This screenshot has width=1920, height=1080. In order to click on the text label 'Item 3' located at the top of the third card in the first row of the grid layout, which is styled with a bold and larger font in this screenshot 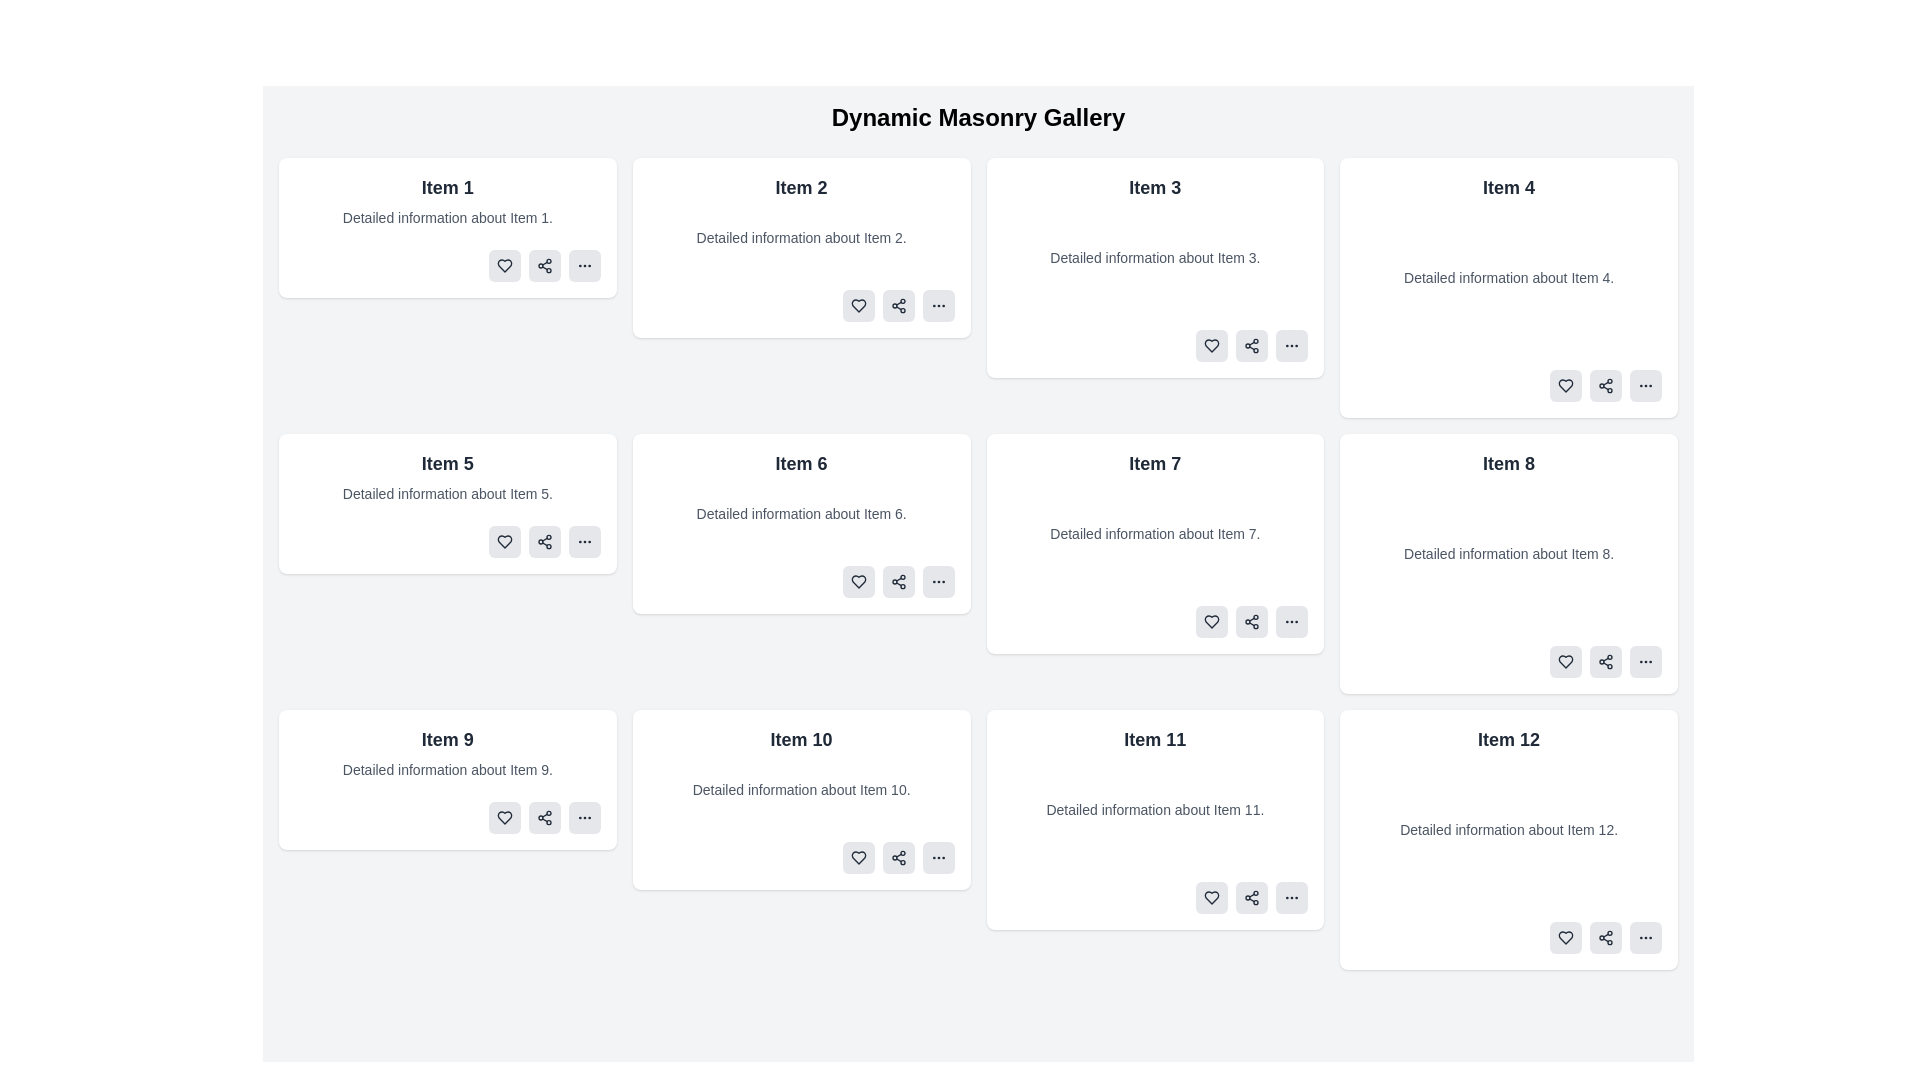, I will do `click(1155, 188)`.